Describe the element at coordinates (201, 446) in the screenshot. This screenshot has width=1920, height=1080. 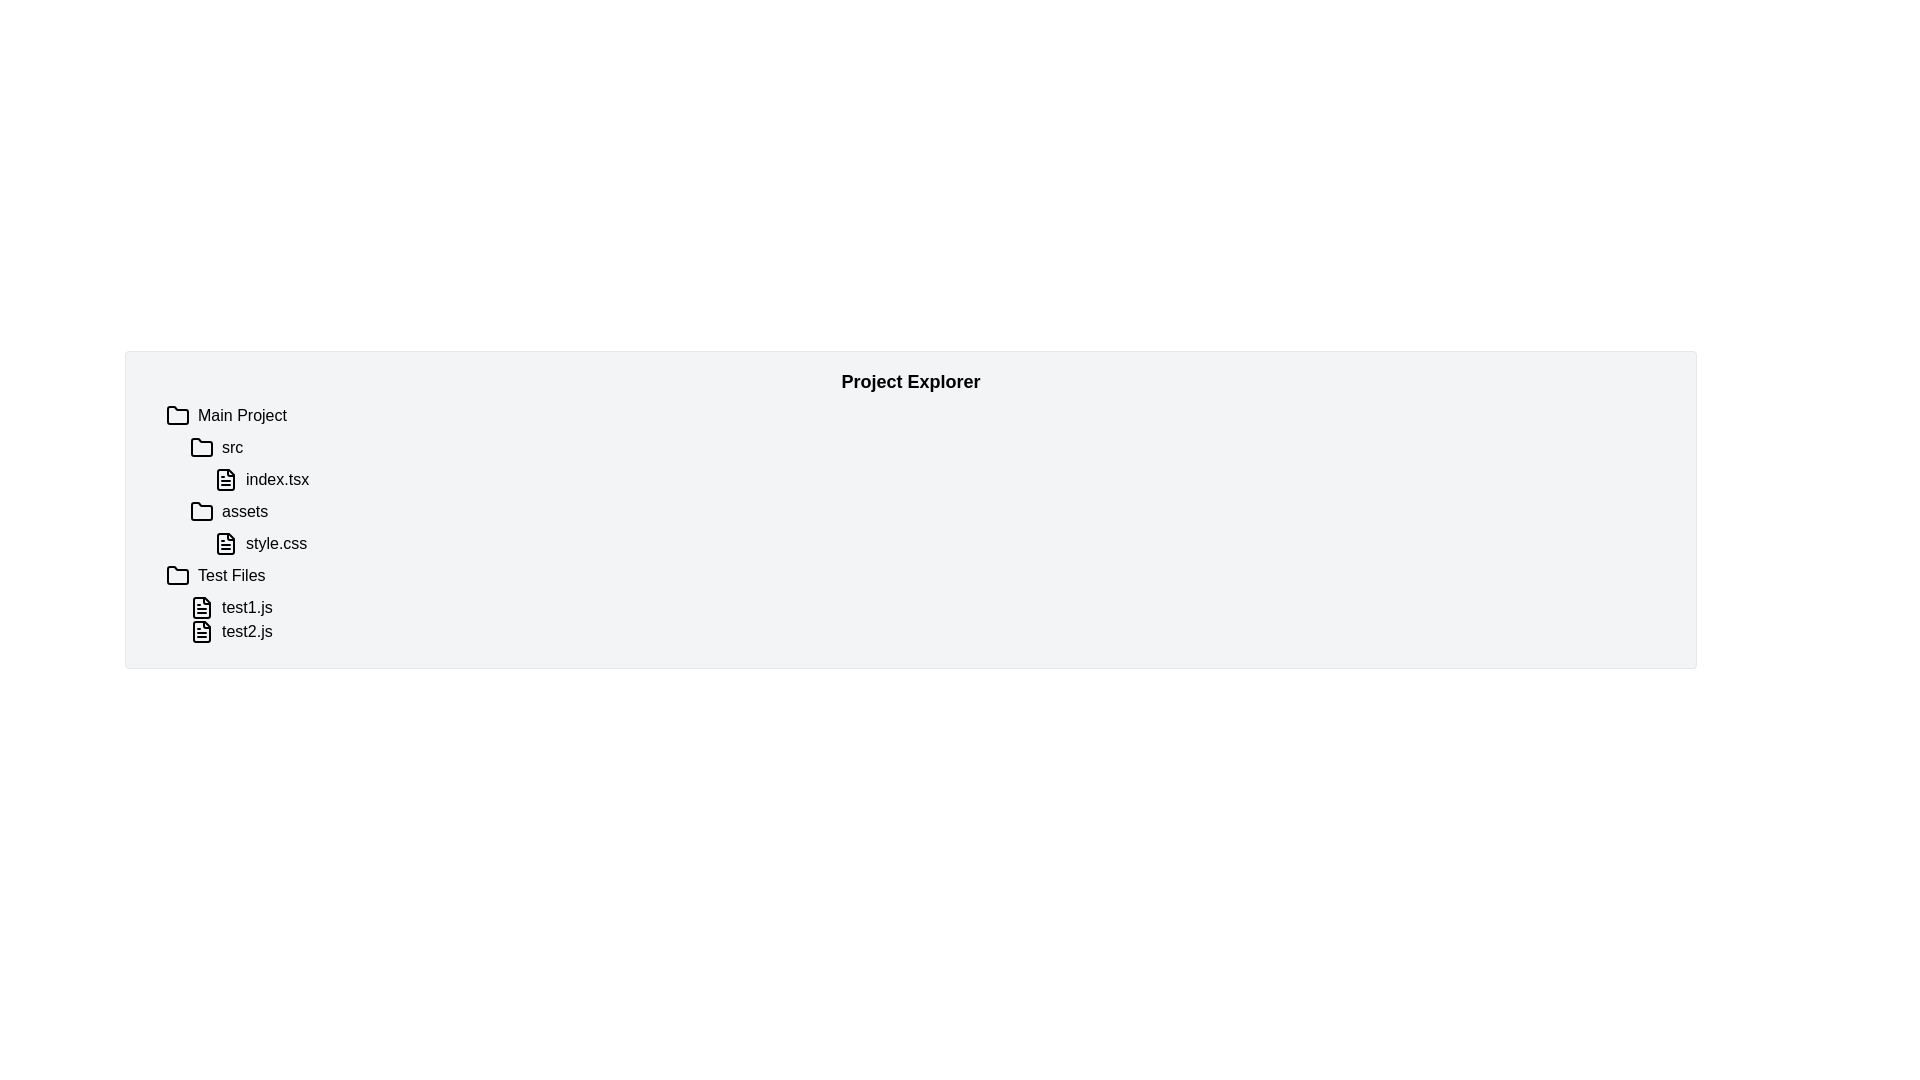
I see `the folder icon representing the 'src' directory` at that location.